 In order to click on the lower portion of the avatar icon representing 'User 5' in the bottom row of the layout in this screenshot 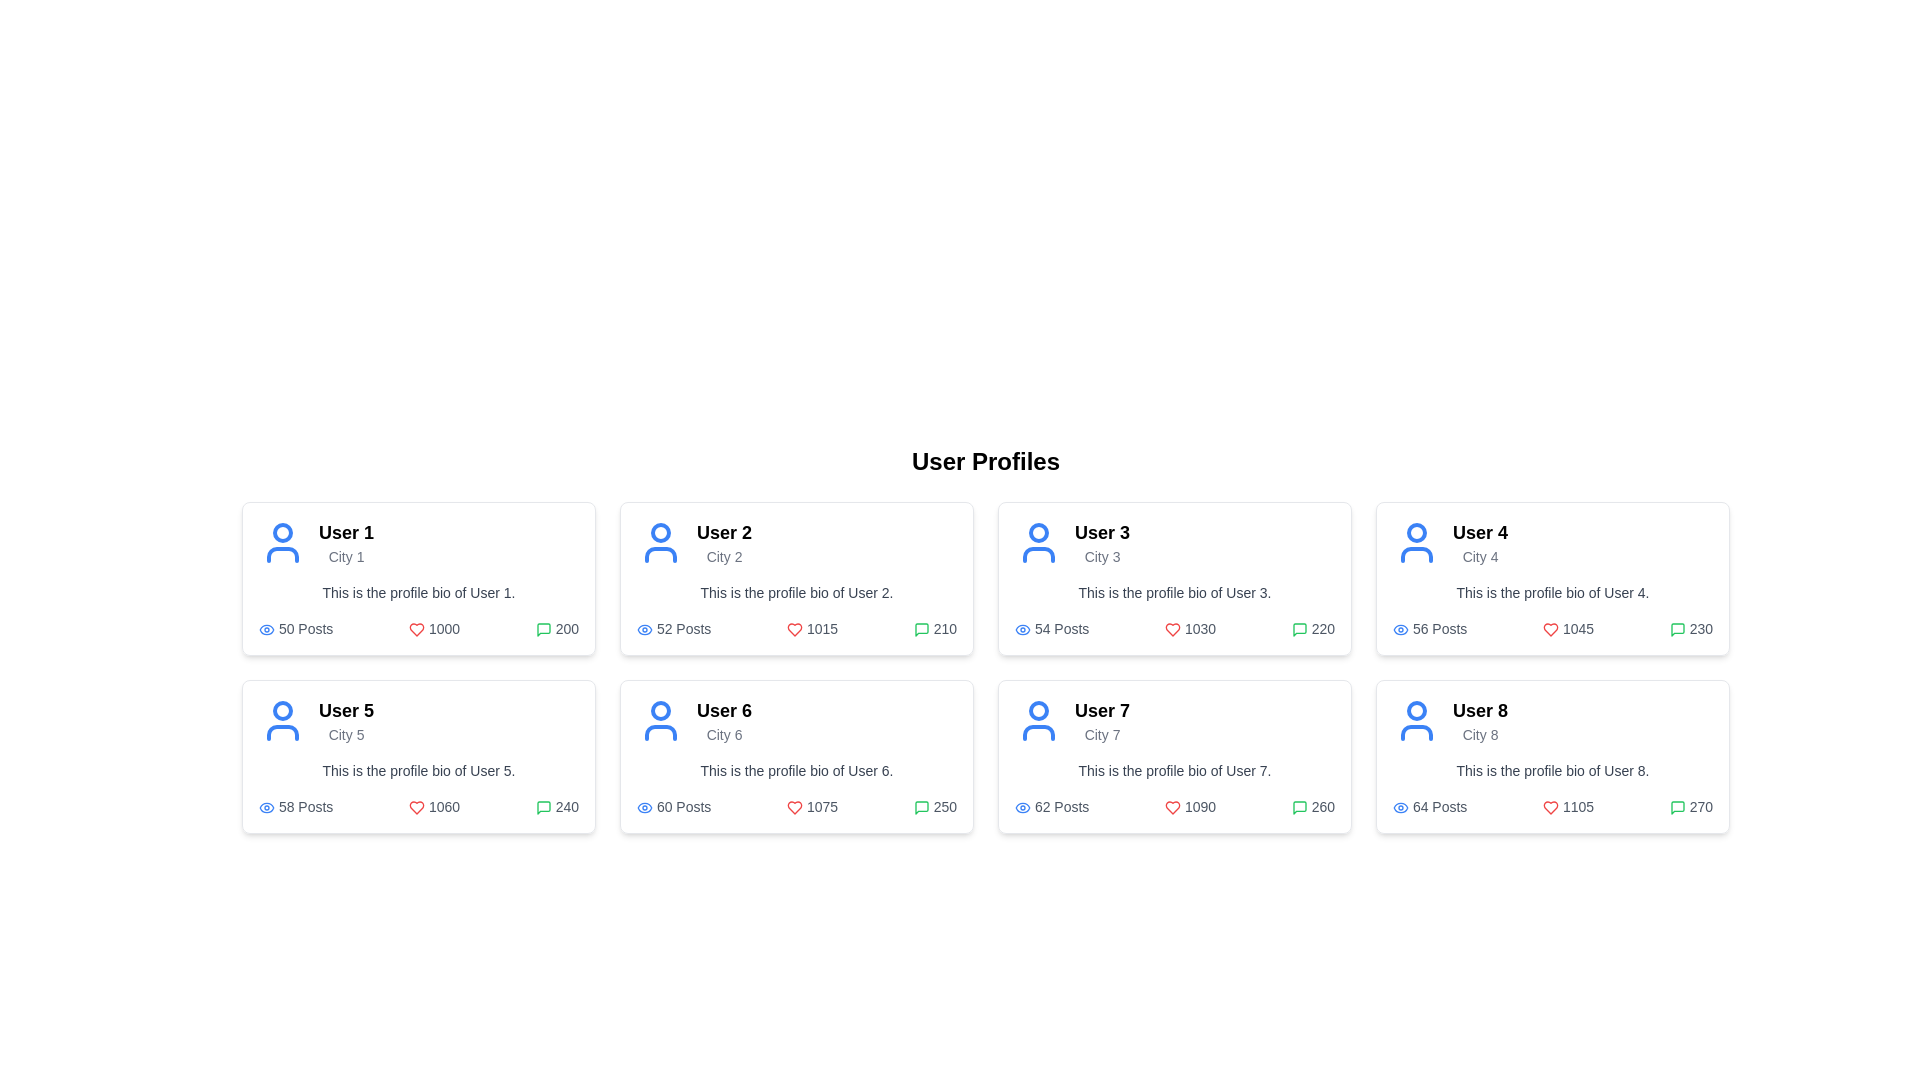, I will do `click(282, 732)`.